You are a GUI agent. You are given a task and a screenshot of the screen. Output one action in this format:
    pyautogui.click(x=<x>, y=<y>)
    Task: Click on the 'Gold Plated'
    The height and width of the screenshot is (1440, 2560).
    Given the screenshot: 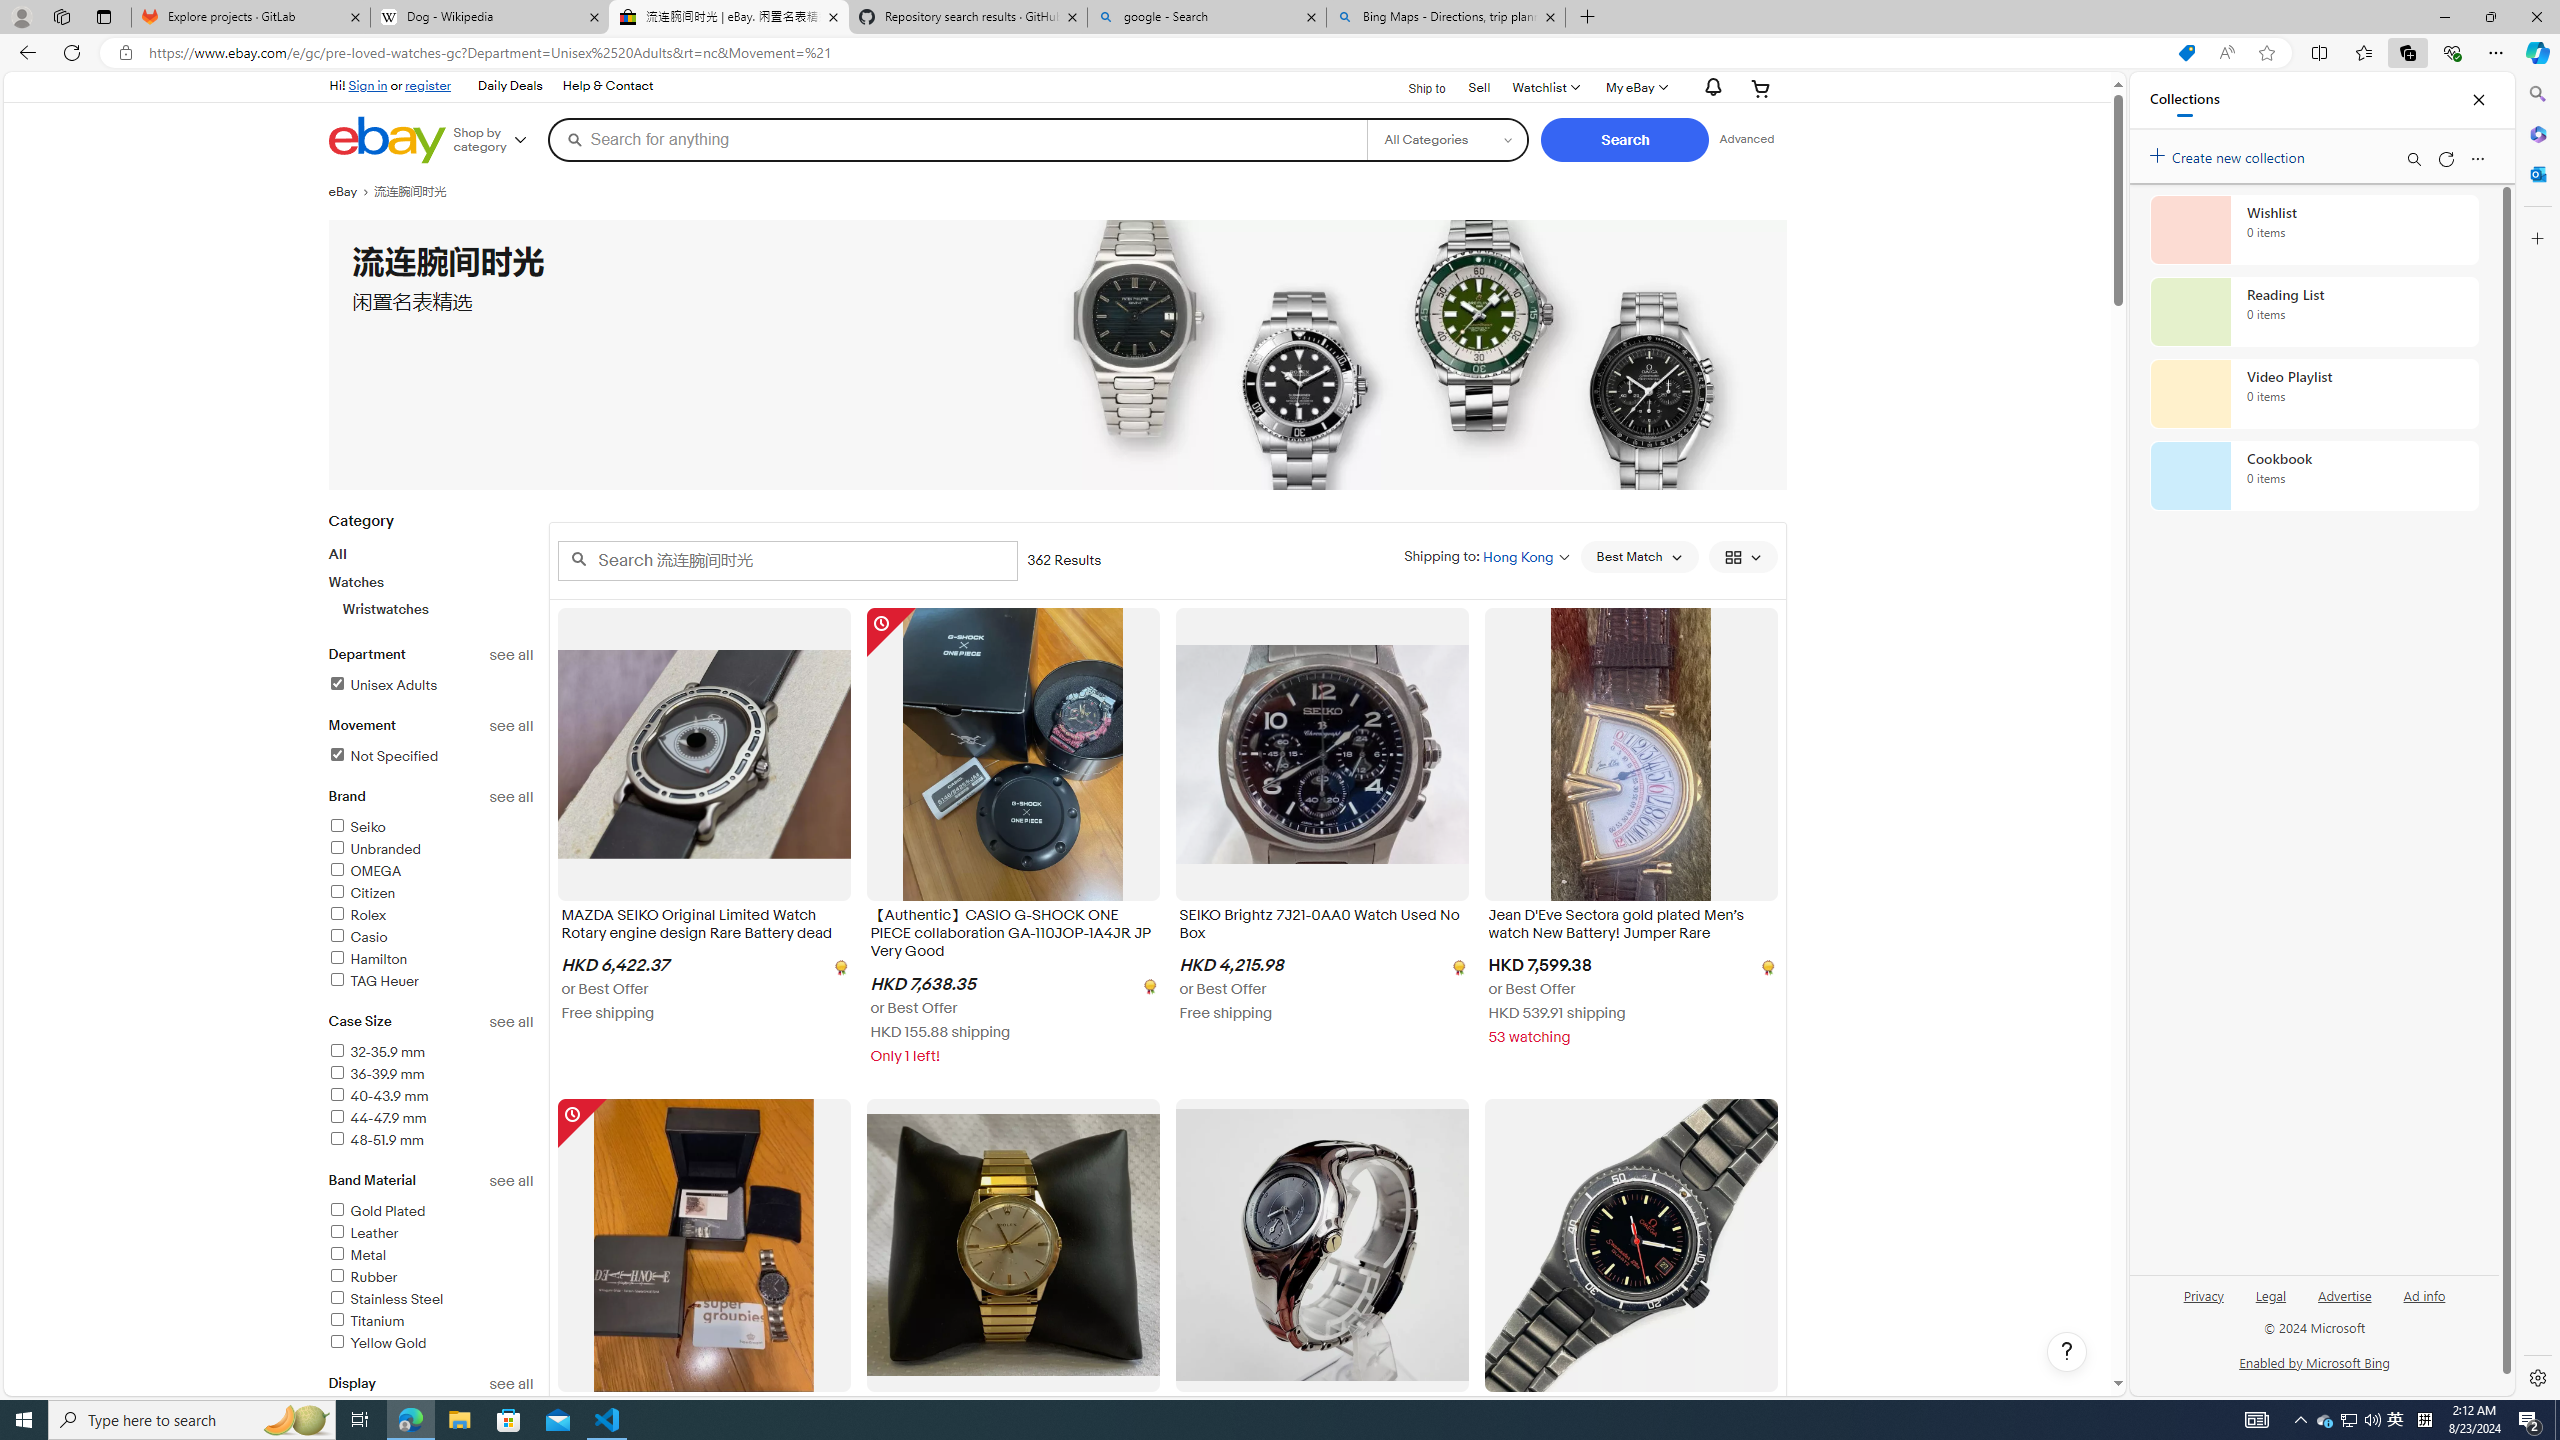 What is the action you would take?
    pyautogui.click(x=431, y=1211)
    